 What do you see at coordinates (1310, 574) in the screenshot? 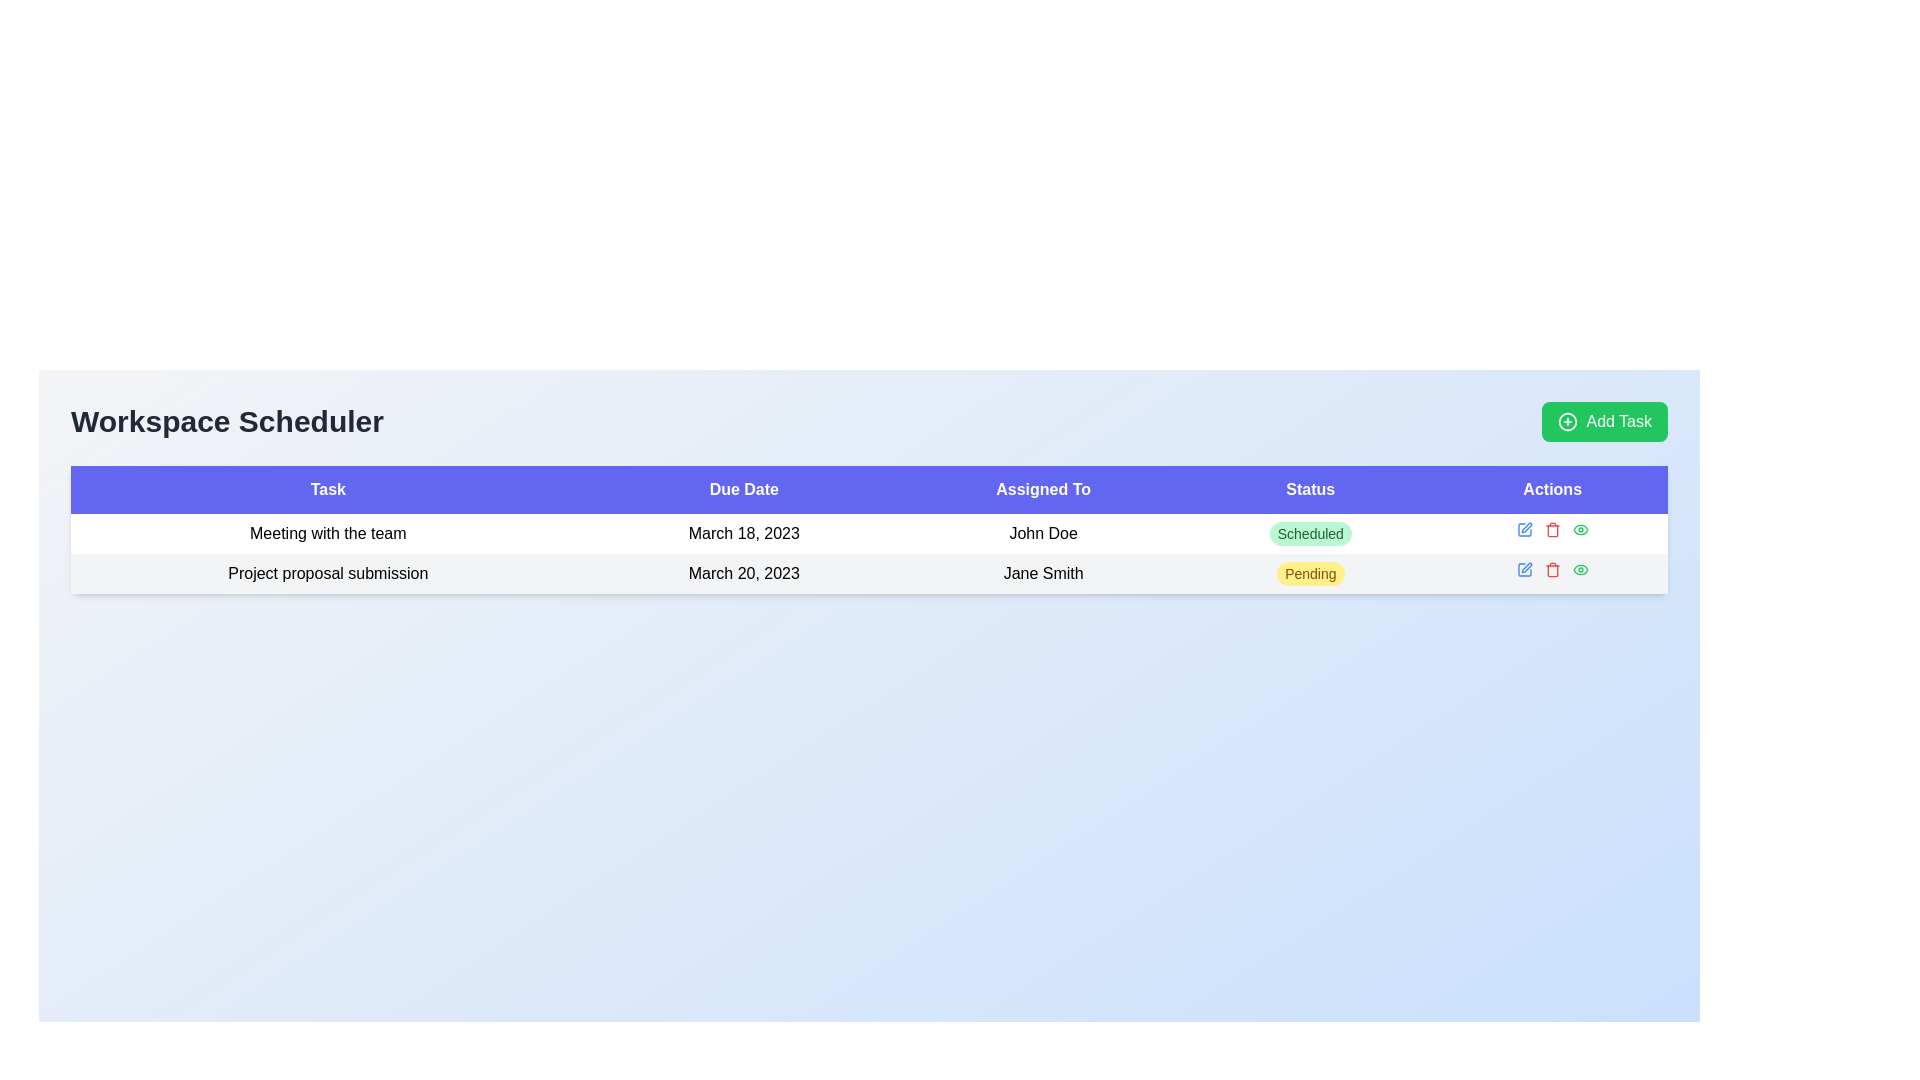
I see `the status label indicating 'pending' for the 'Project proposal submission' task assigned to 'Jane Smith'` at bounding box center [1310, 574].